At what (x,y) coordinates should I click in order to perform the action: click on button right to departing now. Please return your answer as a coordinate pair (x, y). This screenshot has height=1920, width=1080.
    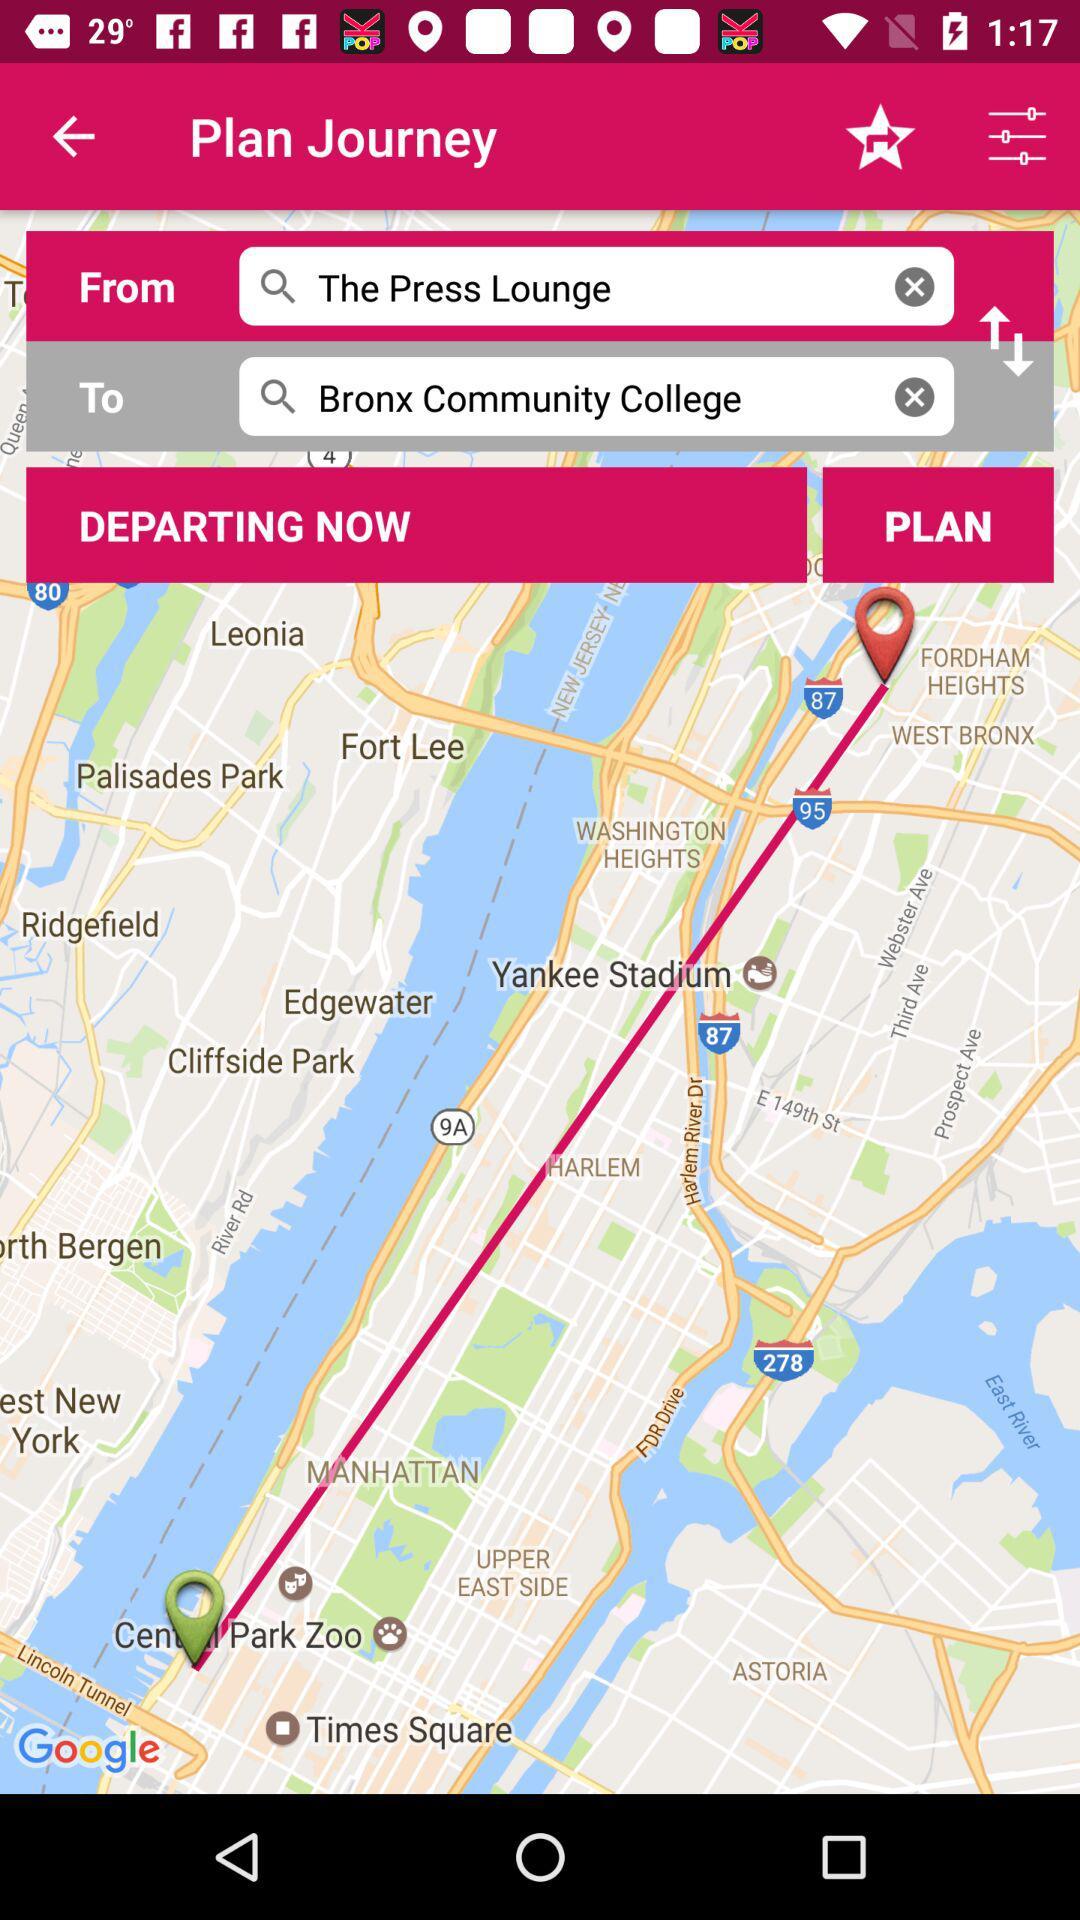
    Looking at the image, I should click on (938, 524).